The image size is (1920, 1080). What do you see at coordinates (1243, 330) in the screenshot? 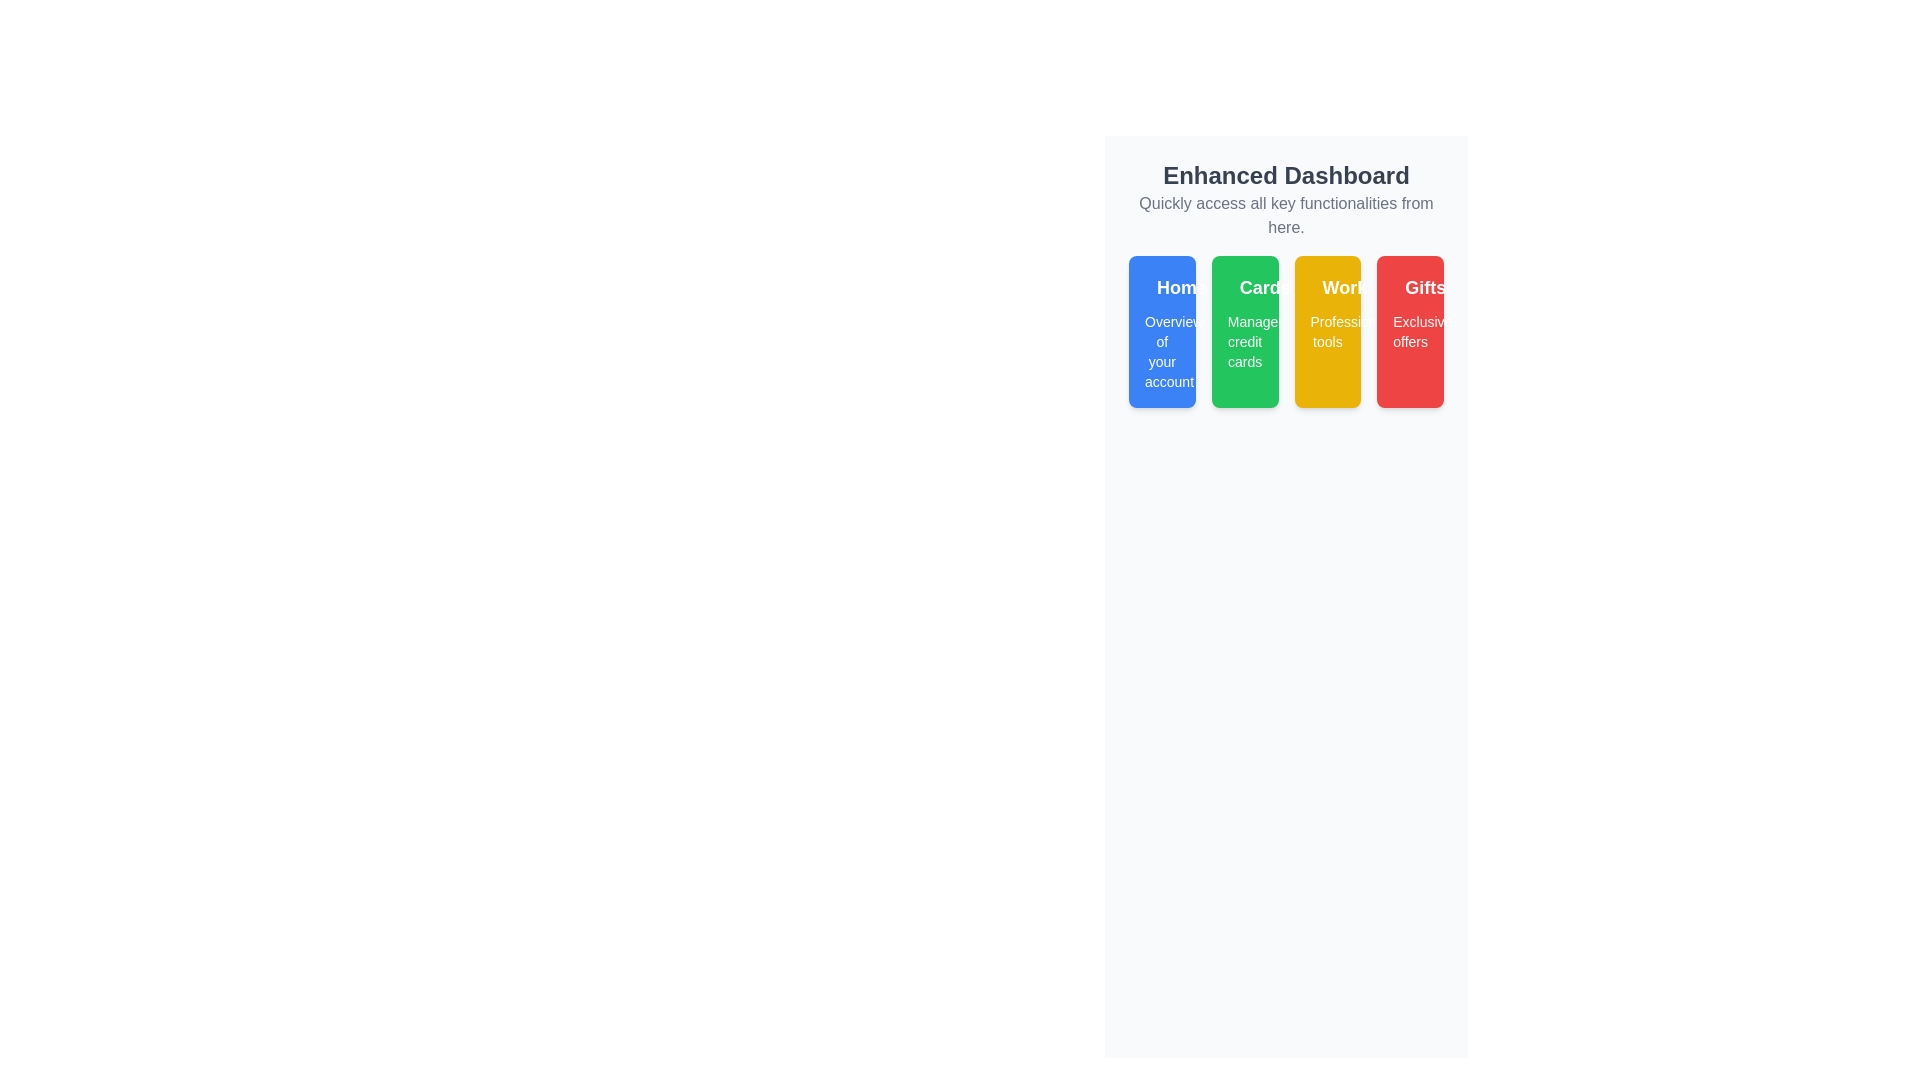
I see `the title within the navigation card for managing credit cards, located in the second column of the grid layout between the 'Home' and 'Work' cards` at bounding box center [1243, 330].